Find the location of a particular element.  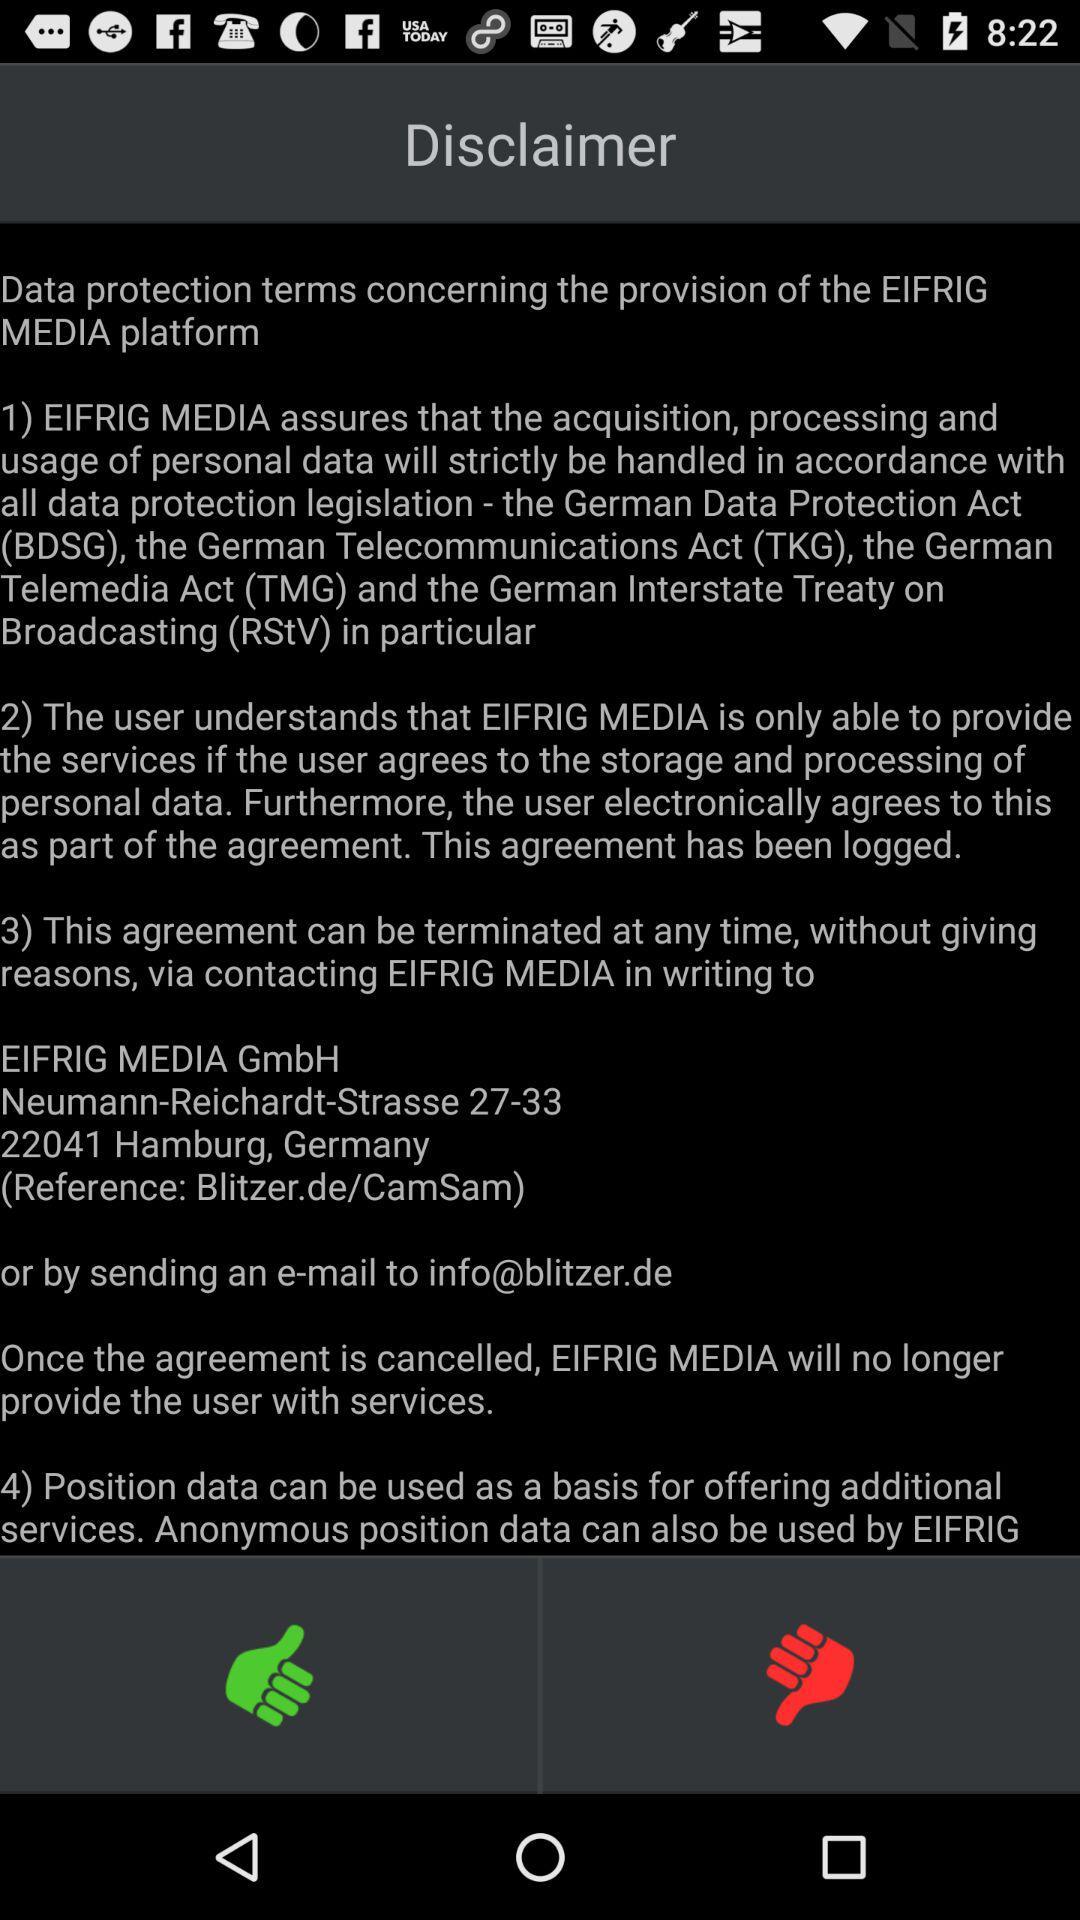

leave down vote is located at coordinates (810, 1674).